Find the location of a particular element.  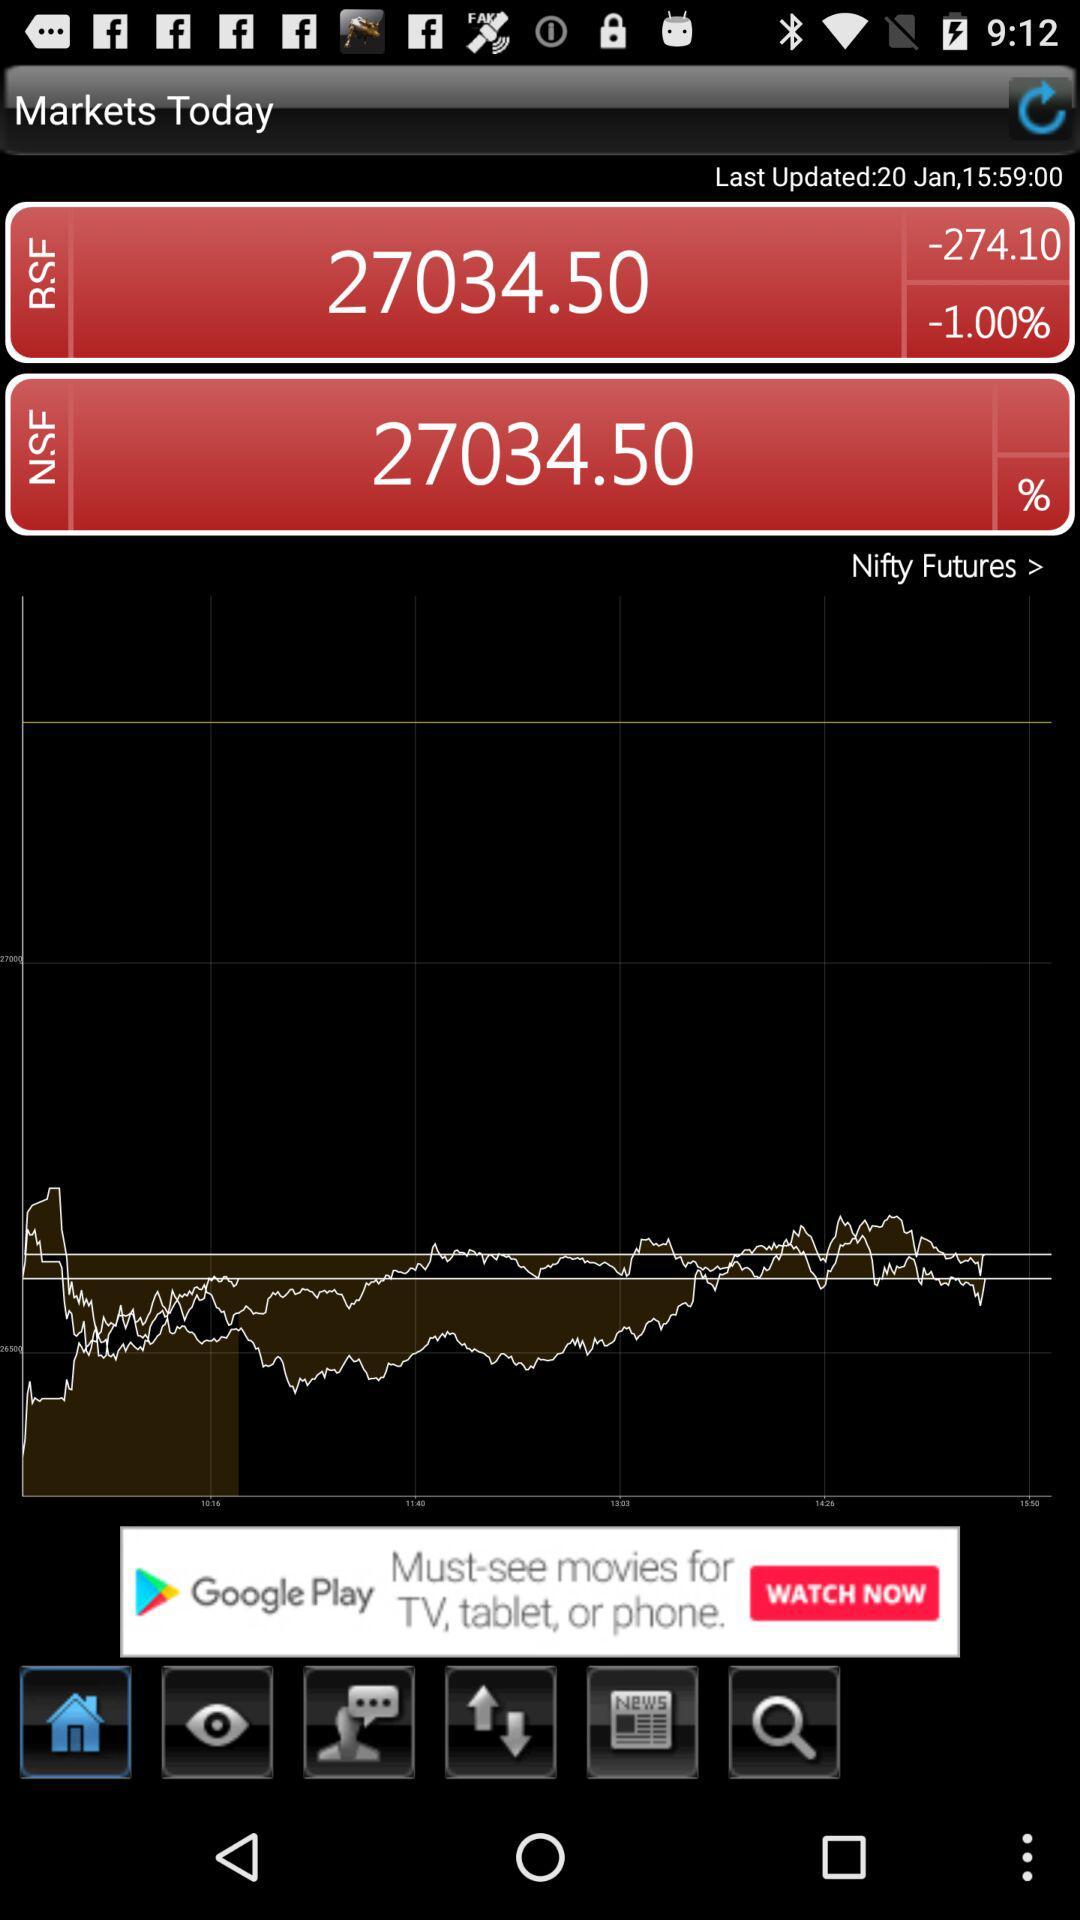

home is located at coordinates (75, 1727).